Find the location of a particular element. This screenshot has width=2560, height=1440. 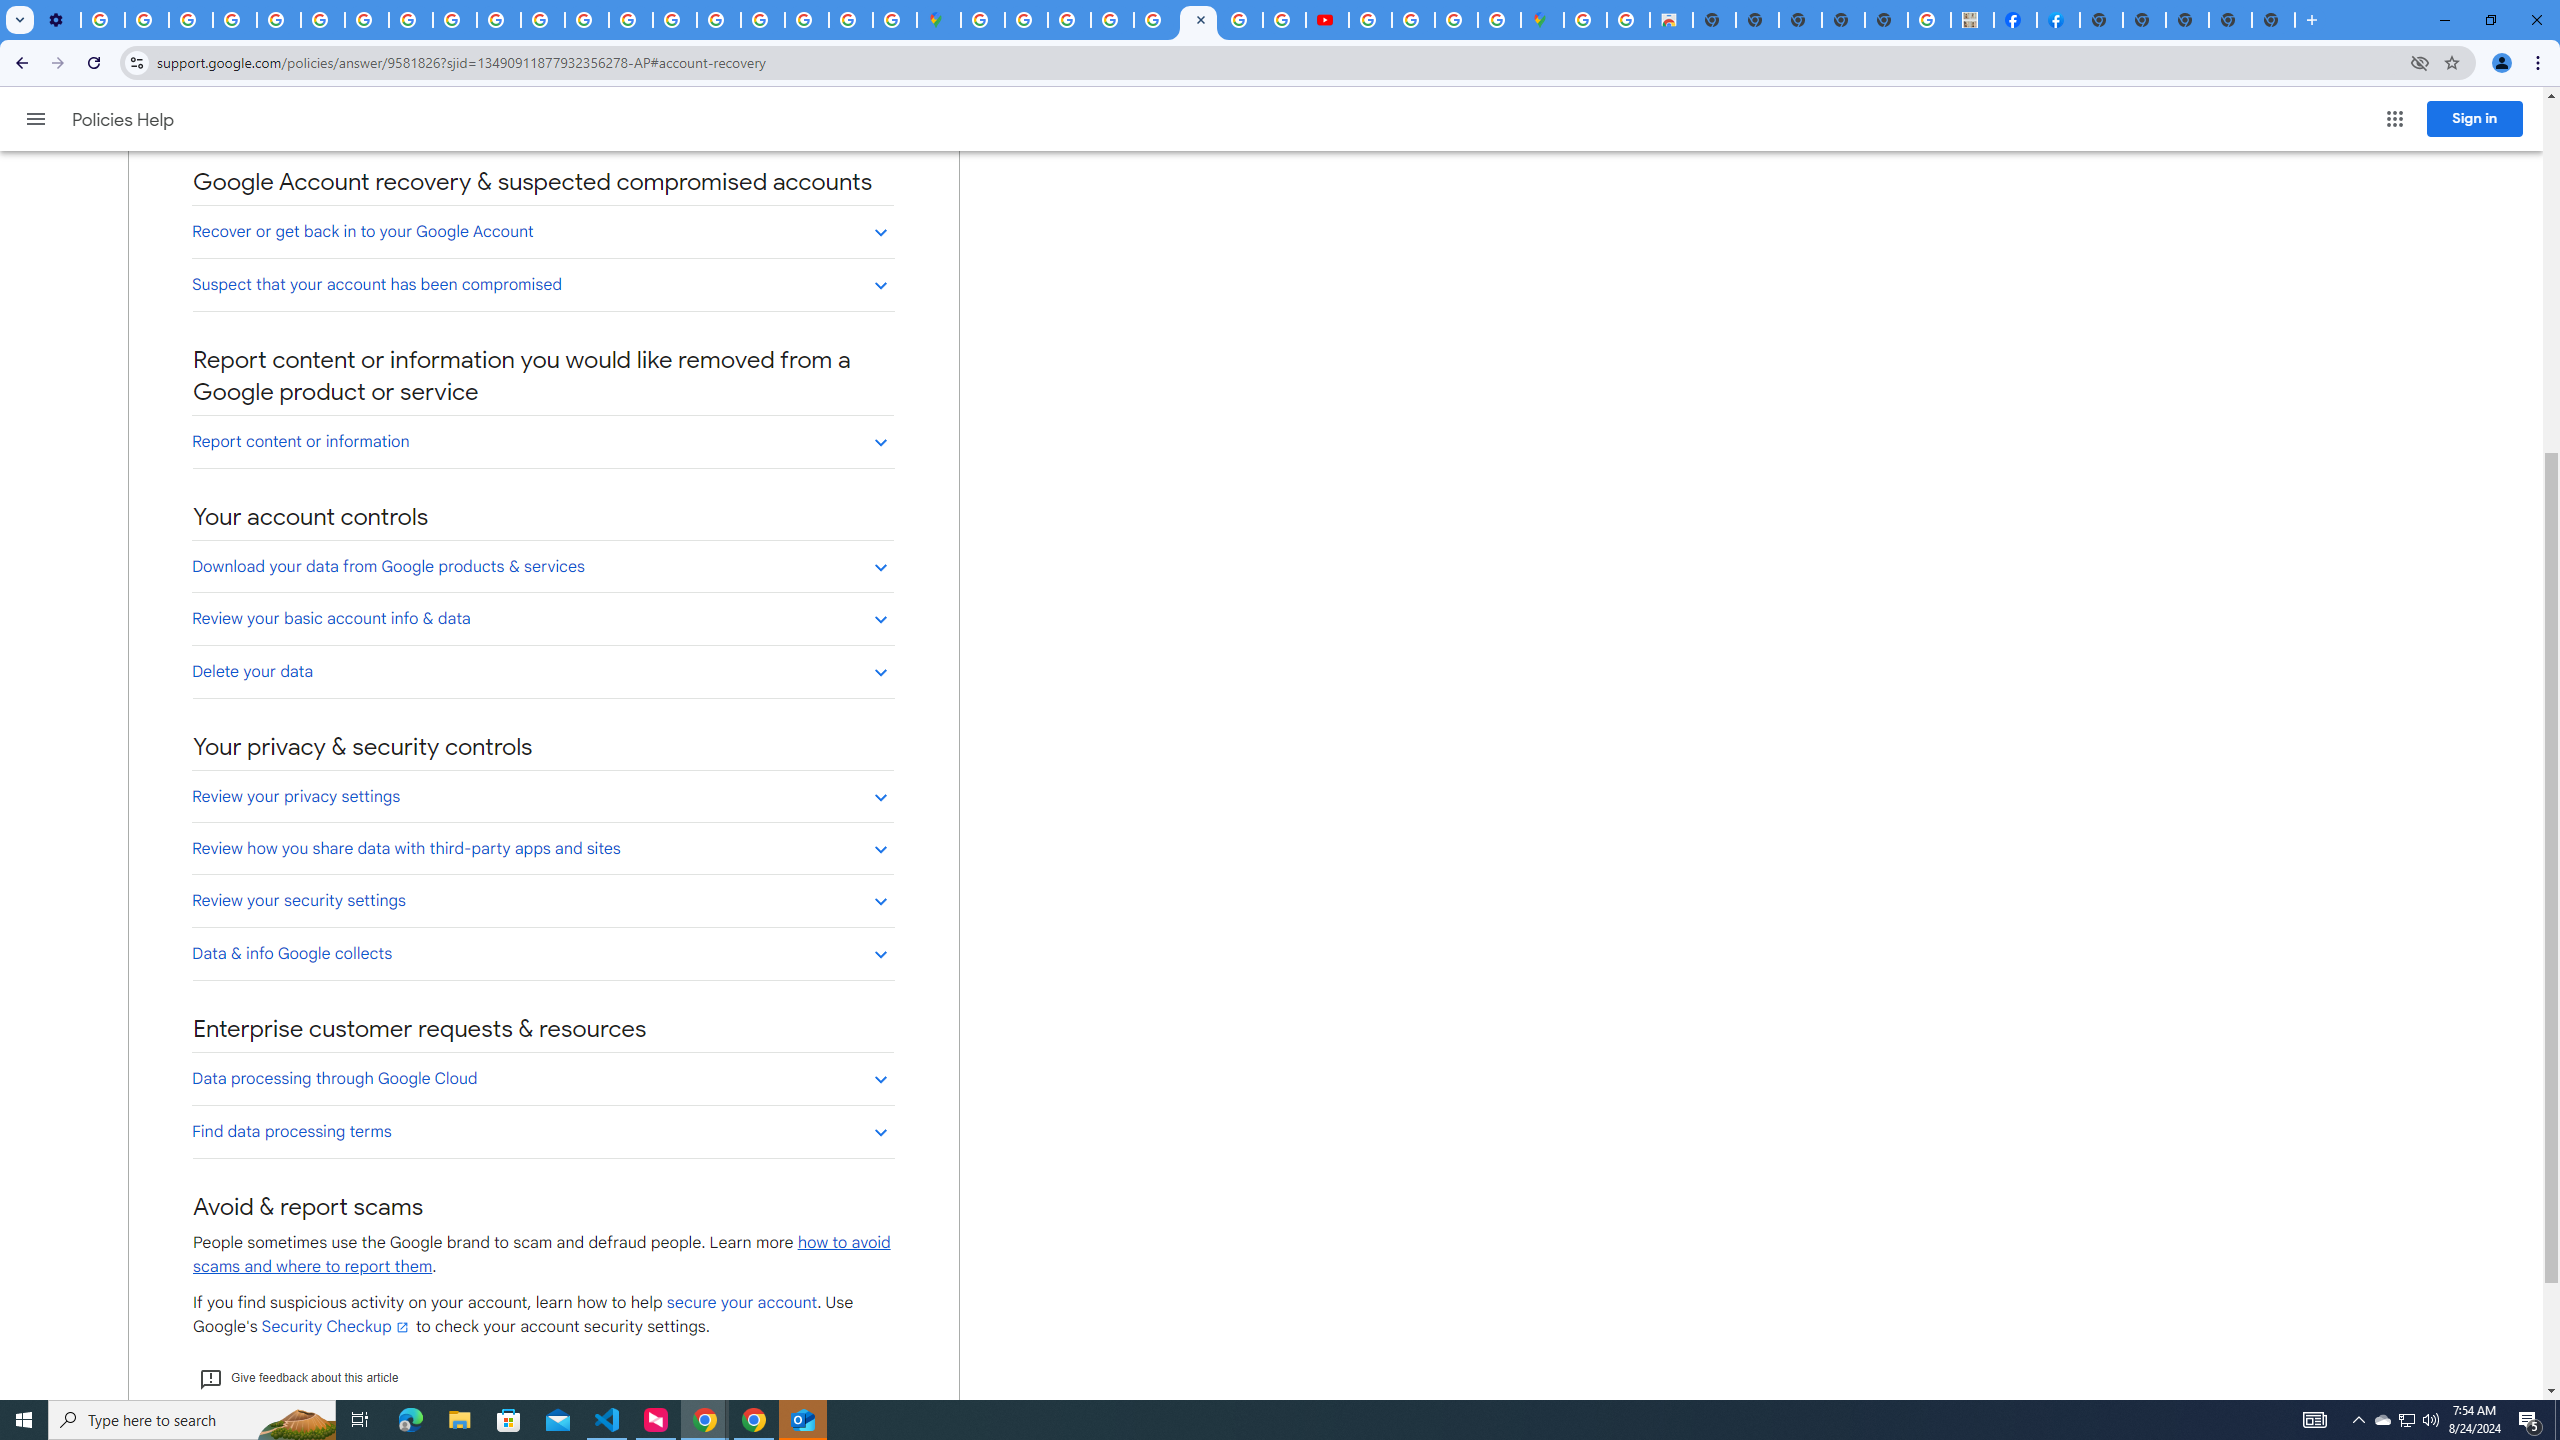

'Delete your data' is located at coordinates (542, 670).